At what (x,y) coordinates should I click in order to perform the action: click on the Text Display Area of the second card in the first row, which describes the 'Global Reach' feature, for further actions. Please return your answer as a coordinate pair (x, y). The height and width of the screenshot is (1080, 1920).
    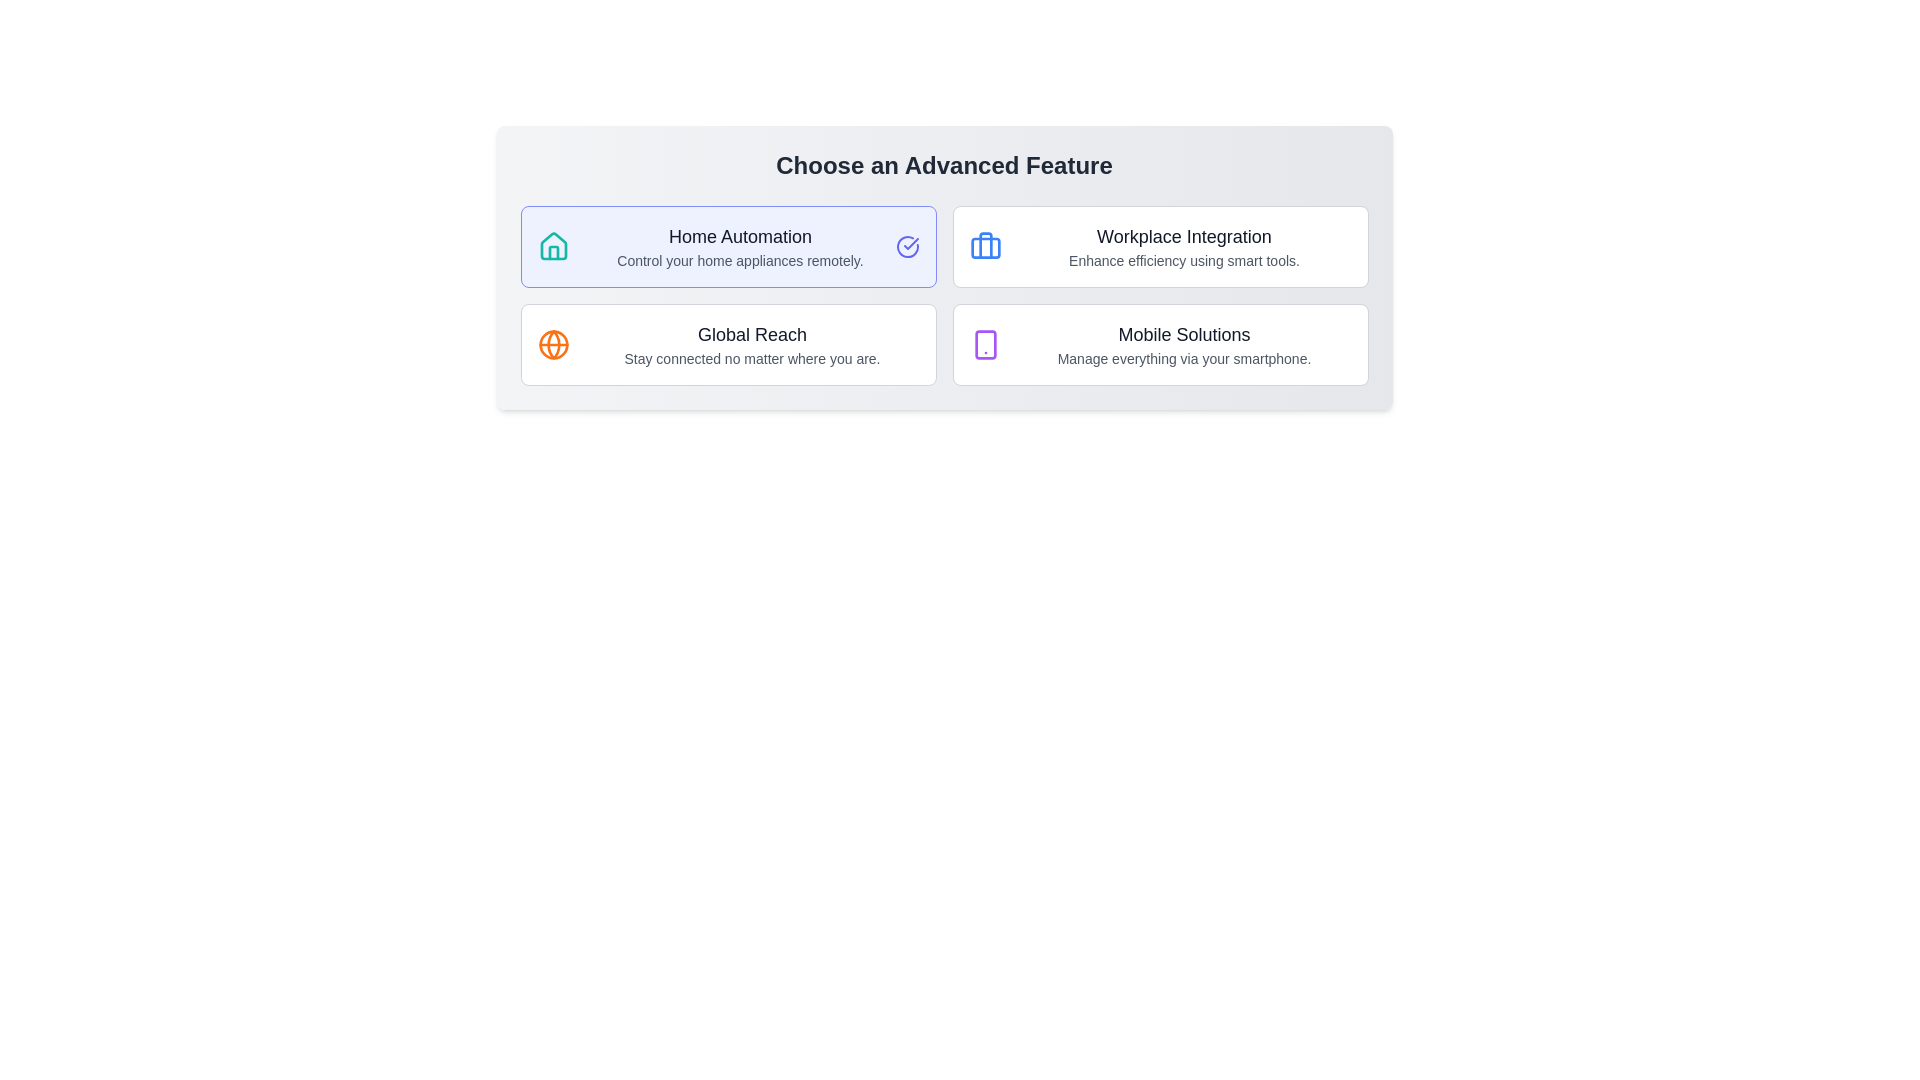
    Looking at the image, I should click on (751, 343).